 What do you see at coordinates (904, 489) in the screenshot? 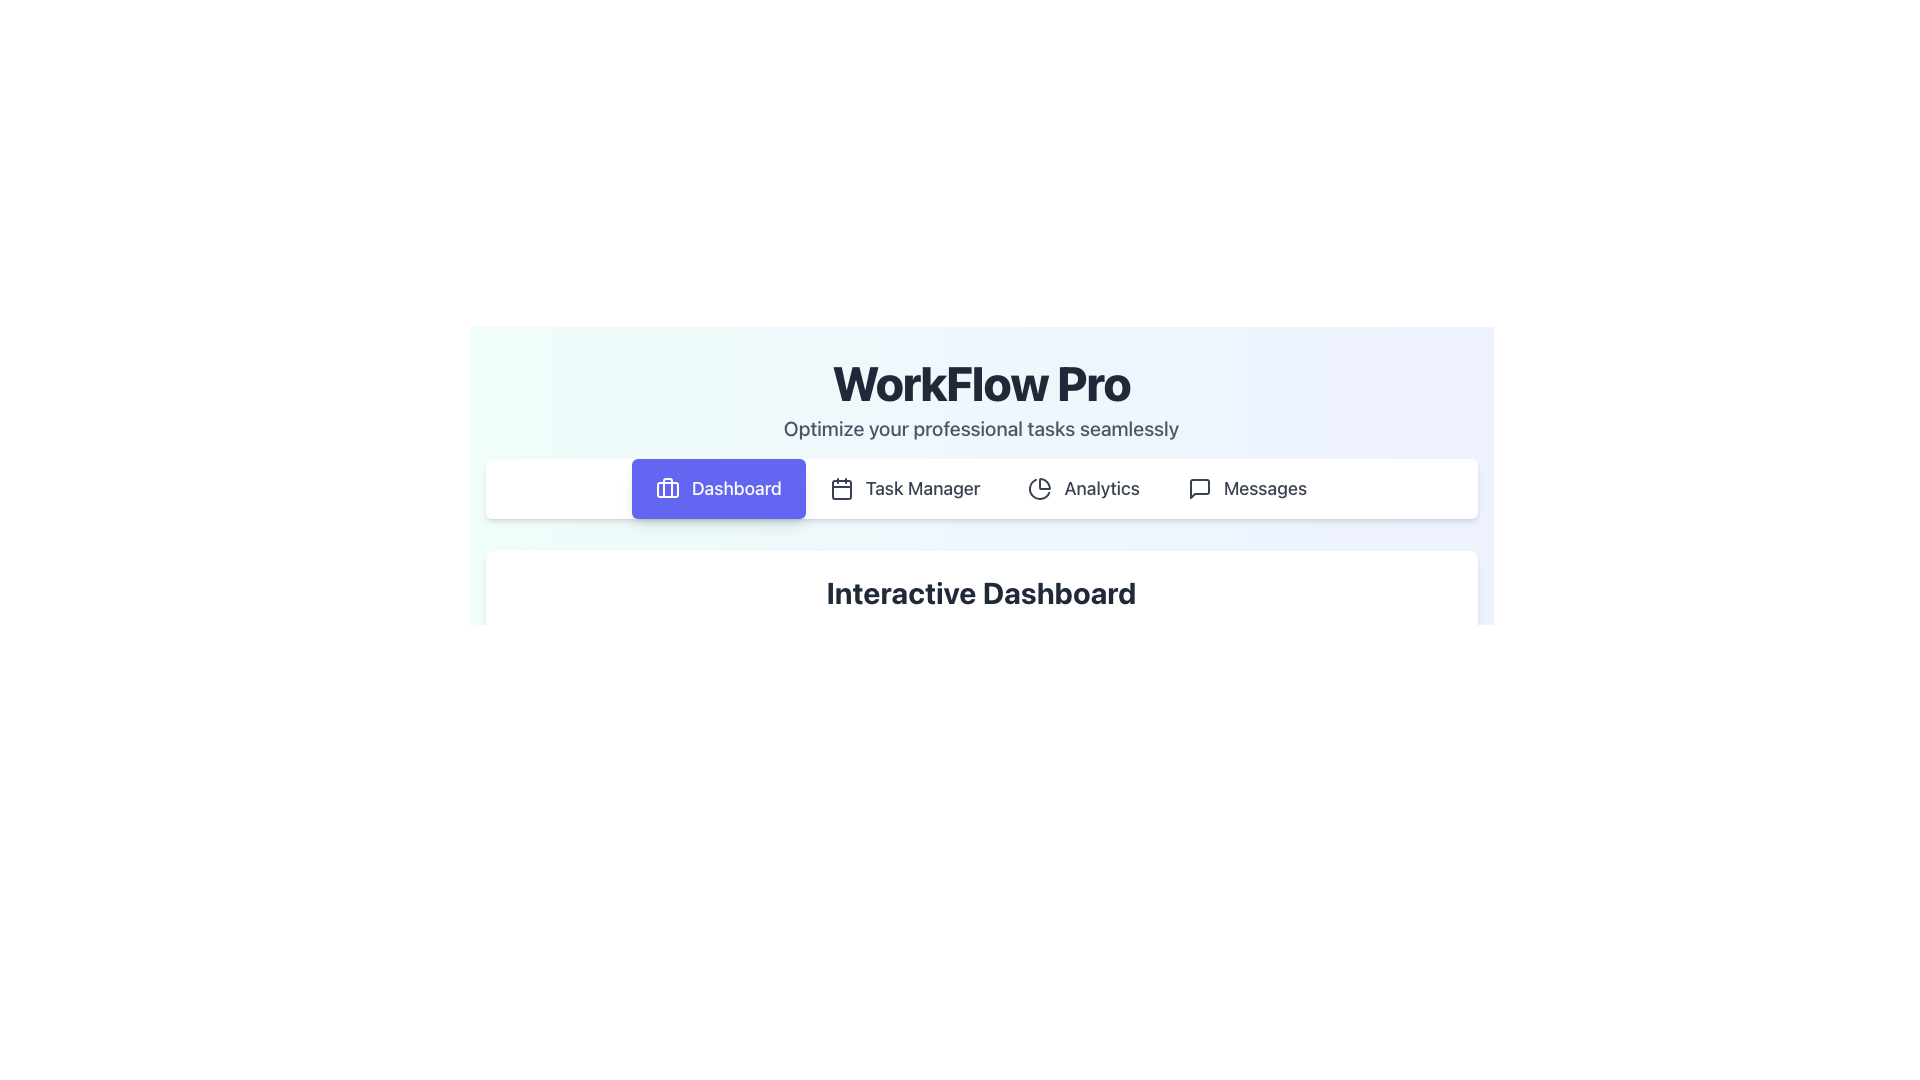
I see `the 'Task Manager' button, which is the second button from the left in a horizontal navigation bar, positioned between the 'Dashboard' button and the 'Analytics' button` at bounding box center [904, 489].